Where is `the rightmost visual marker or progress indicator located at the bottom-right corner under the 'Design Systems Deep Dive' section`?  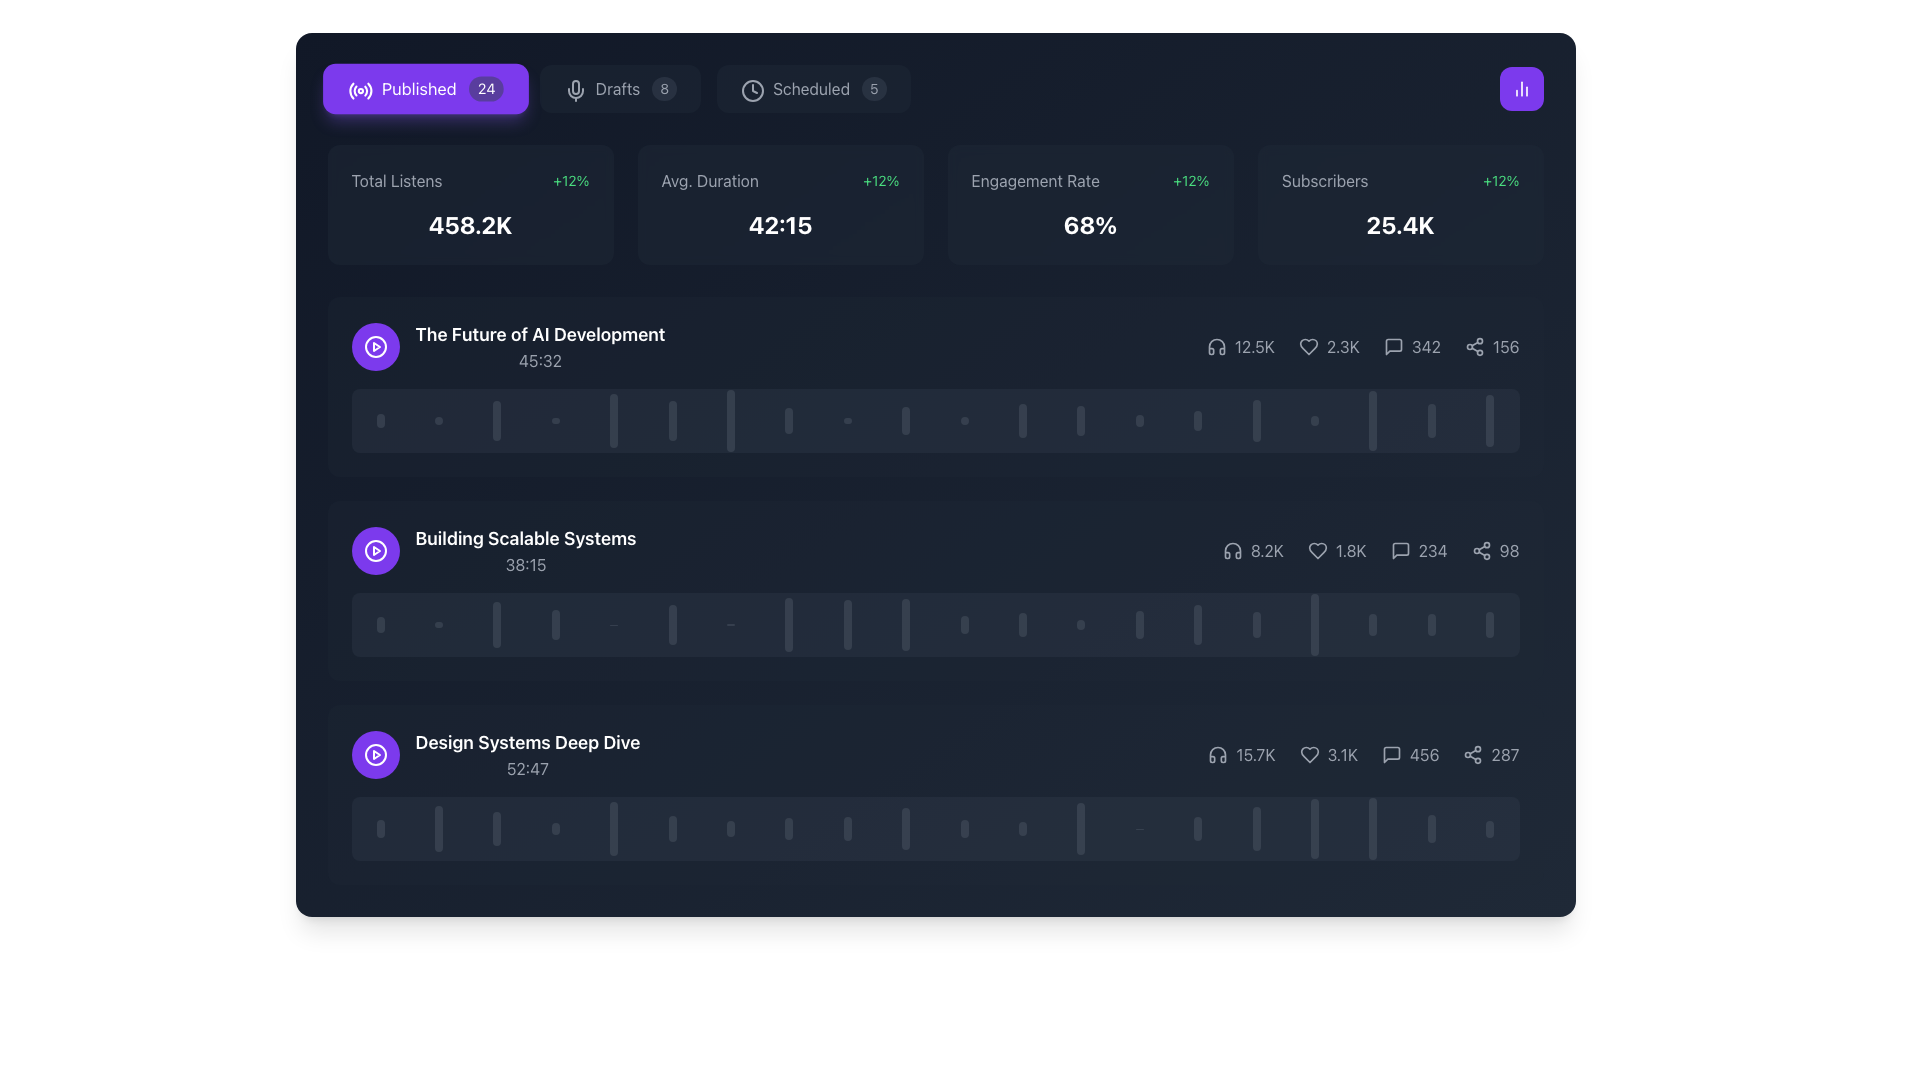 the rightmost visual marker or progress indicator located at the bottom-right corner under the 'Design Systems Deep Dive' section is located at coordinates (1490, 829).